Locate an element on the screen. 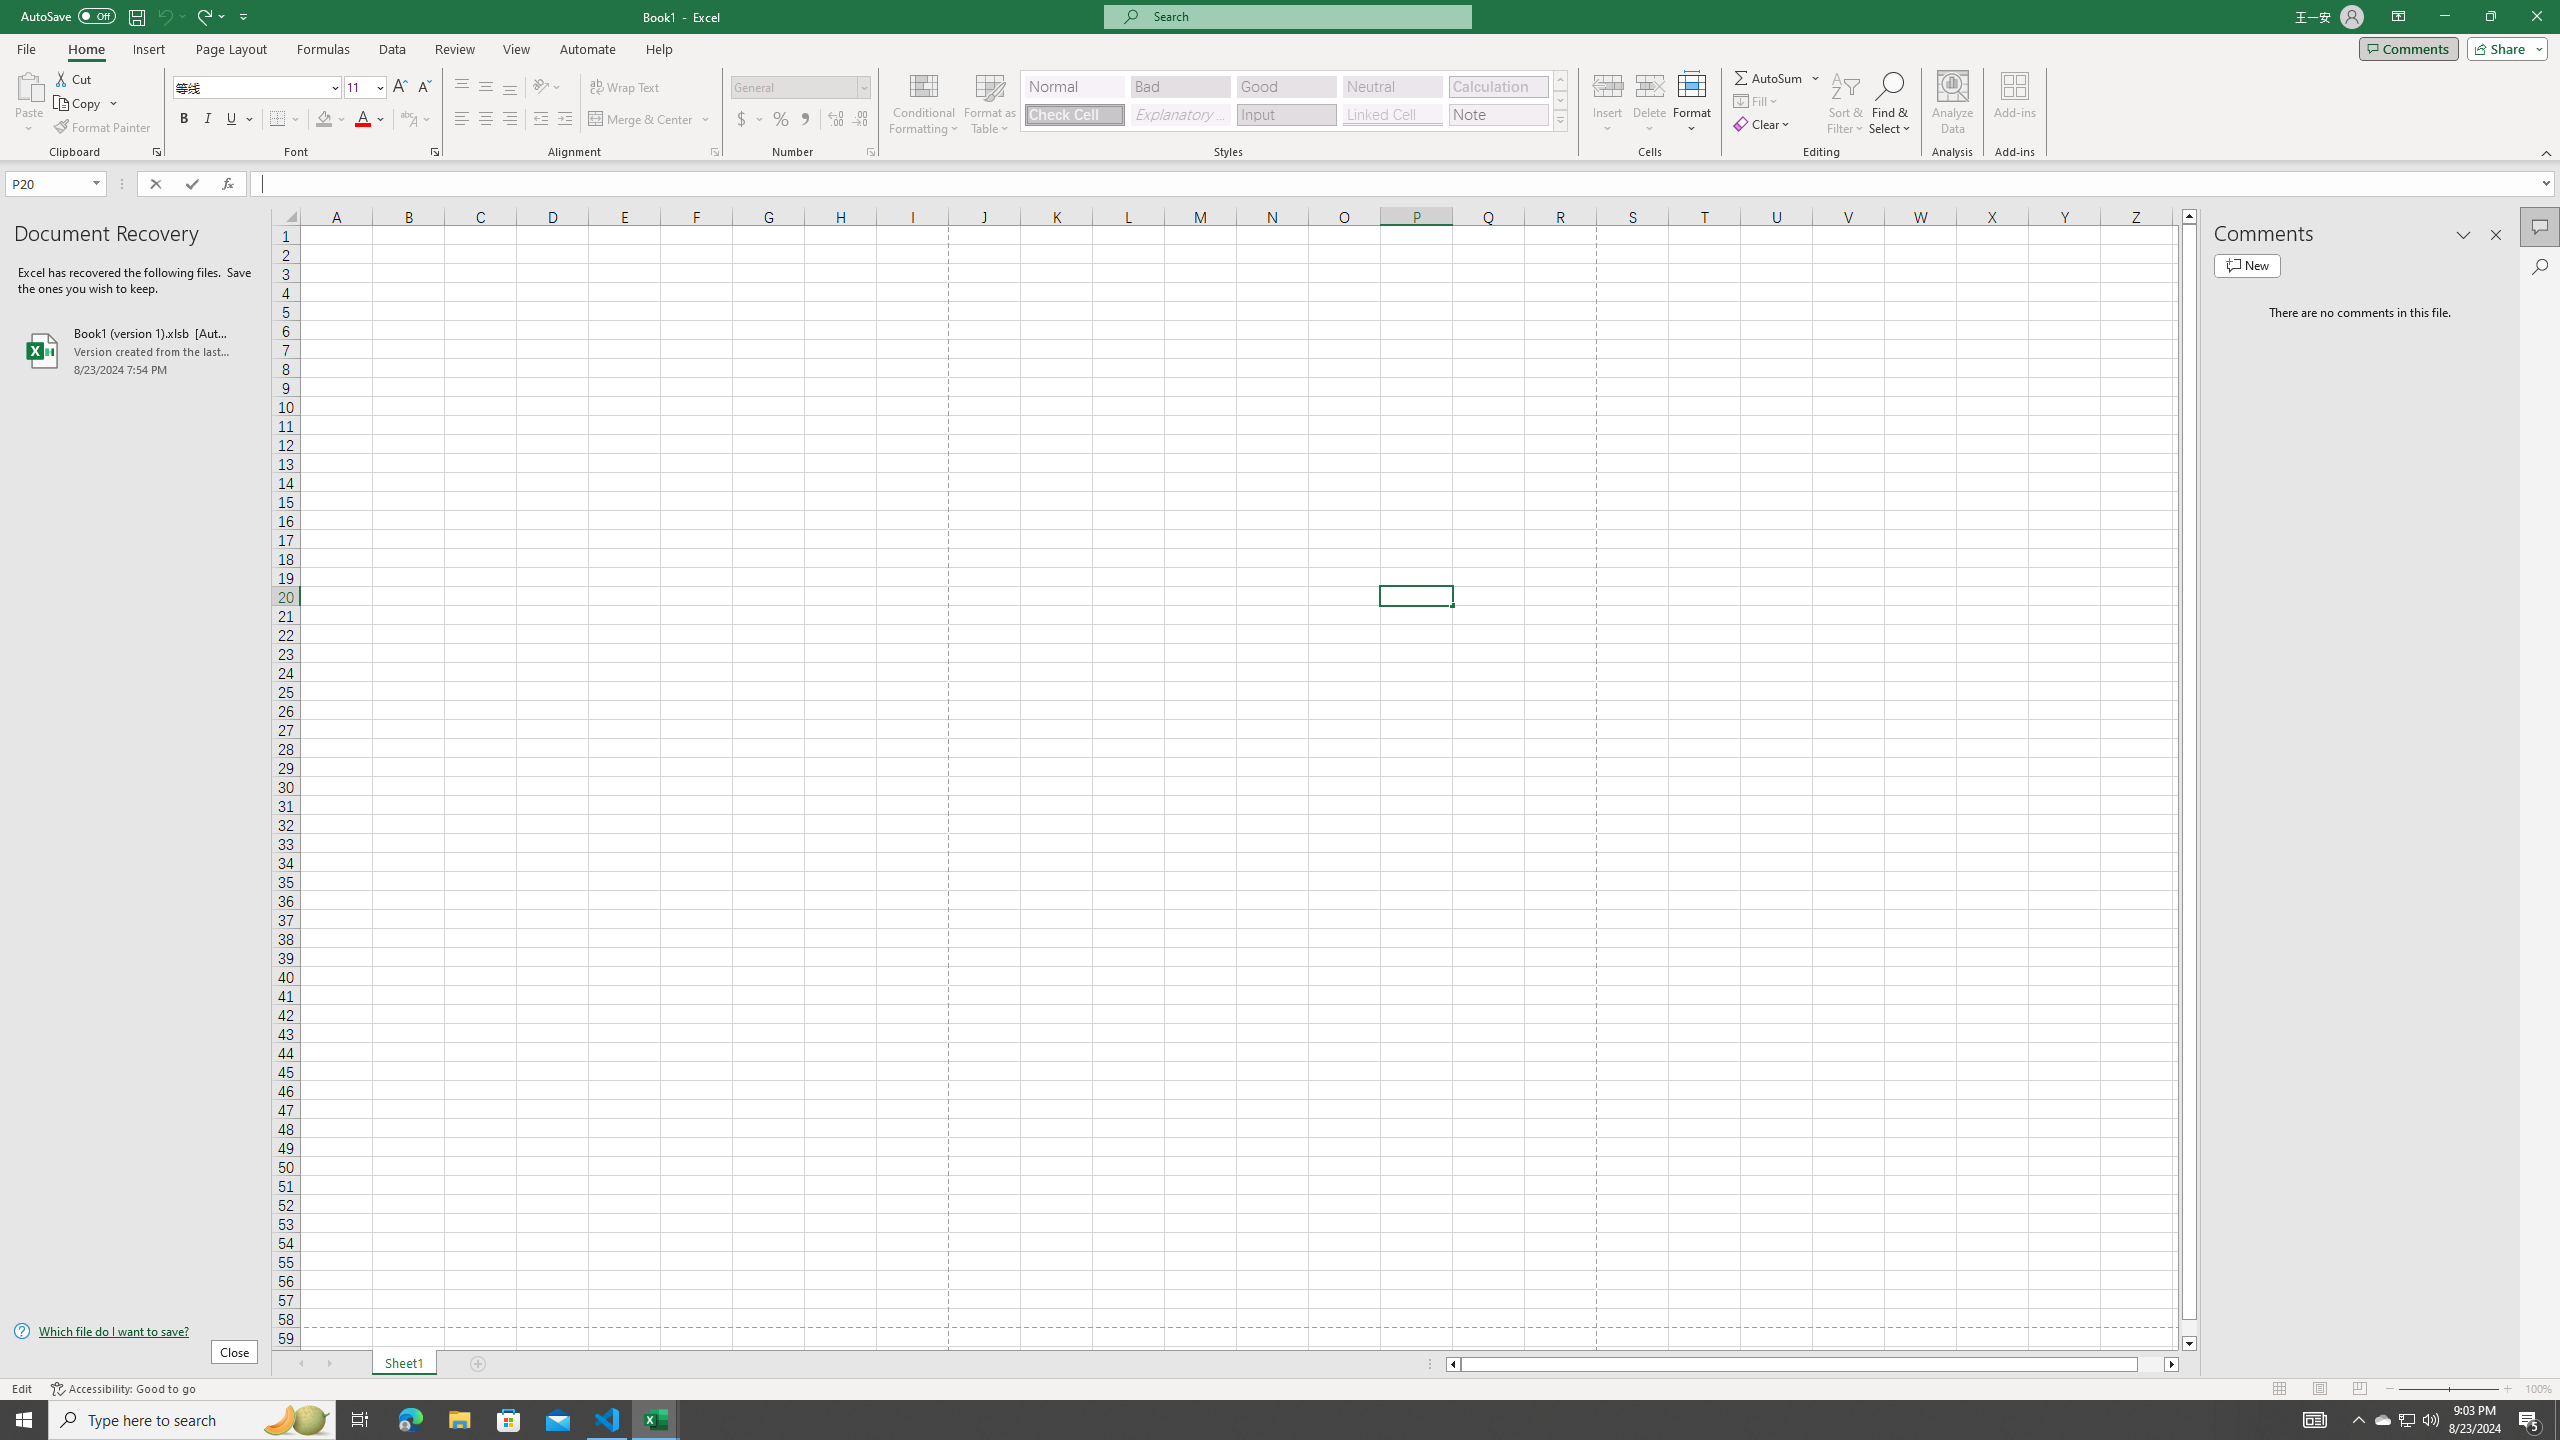 The image size is (2560, 1440). 'Align Right' is located at coordinates (509, 118).